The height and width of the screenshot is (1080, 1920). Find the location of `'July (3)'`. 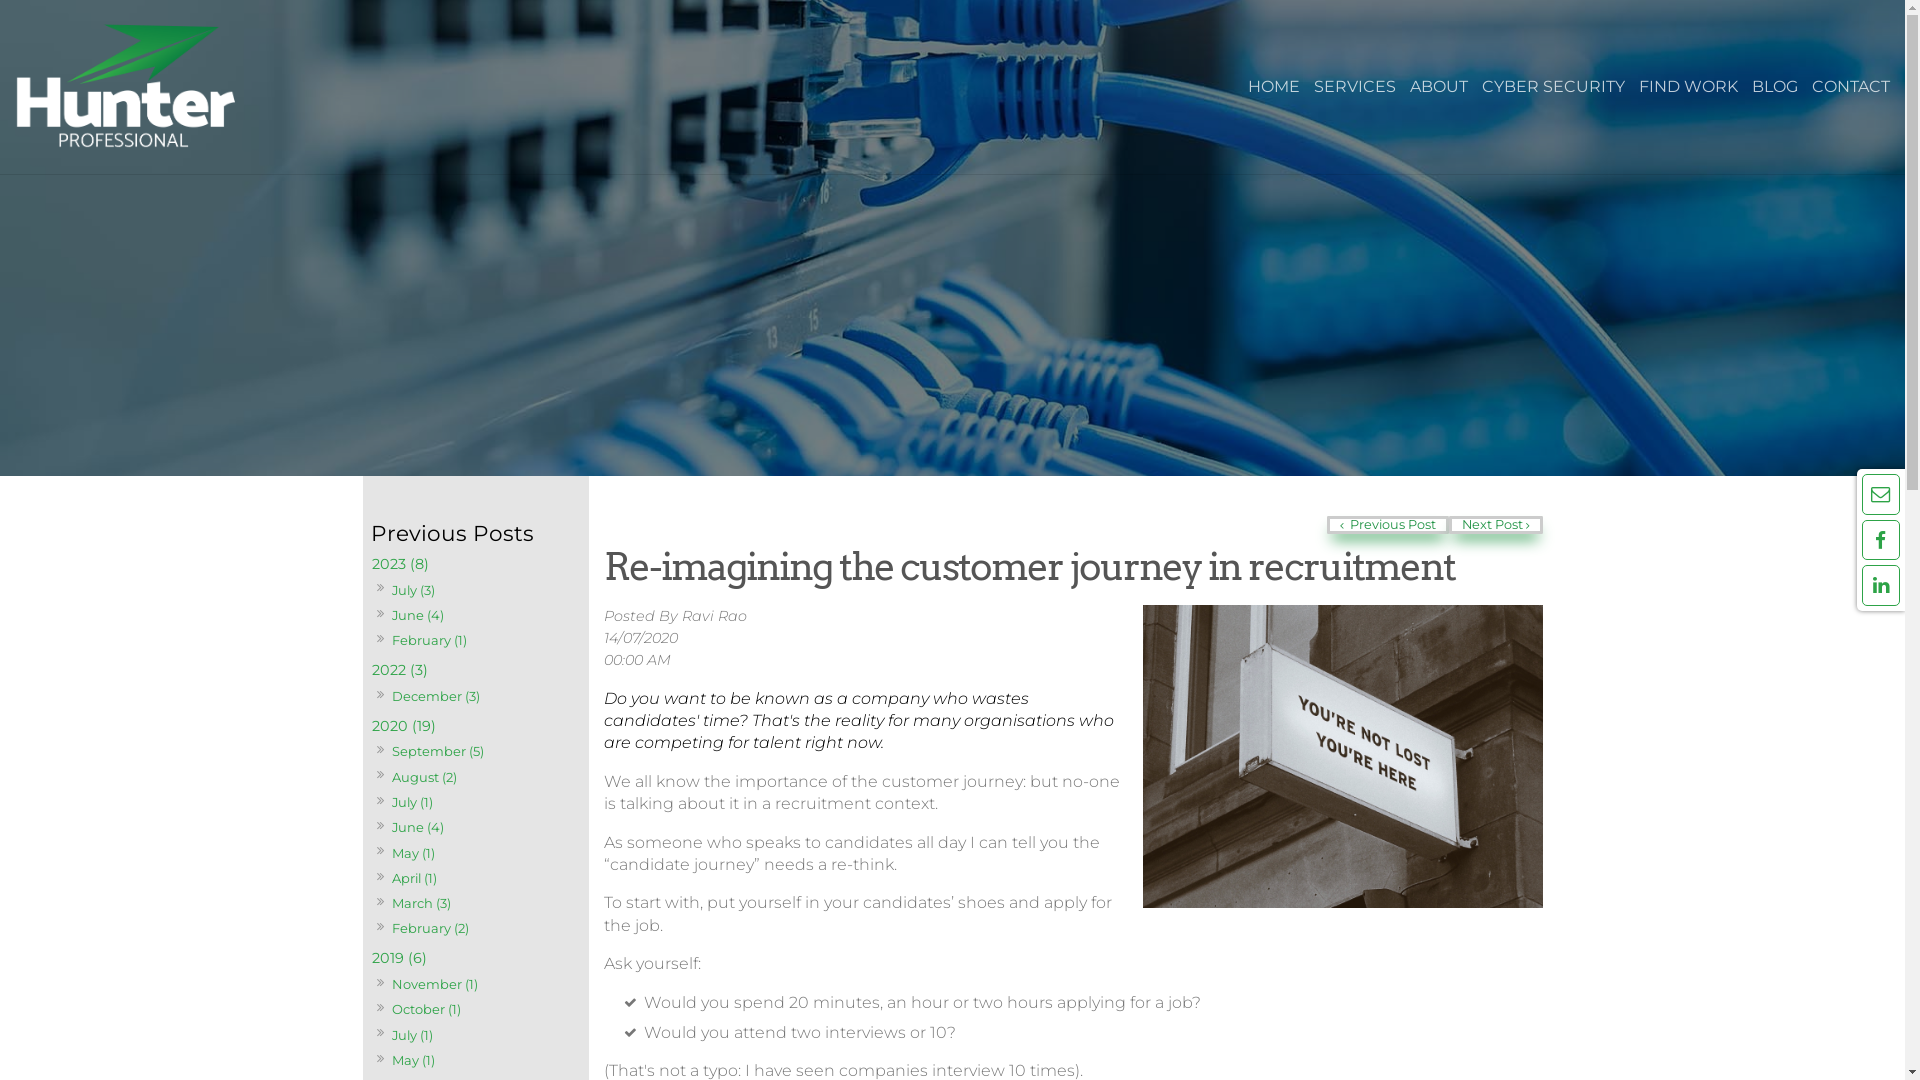

'July (3)' is located at coordinates (411, 588).